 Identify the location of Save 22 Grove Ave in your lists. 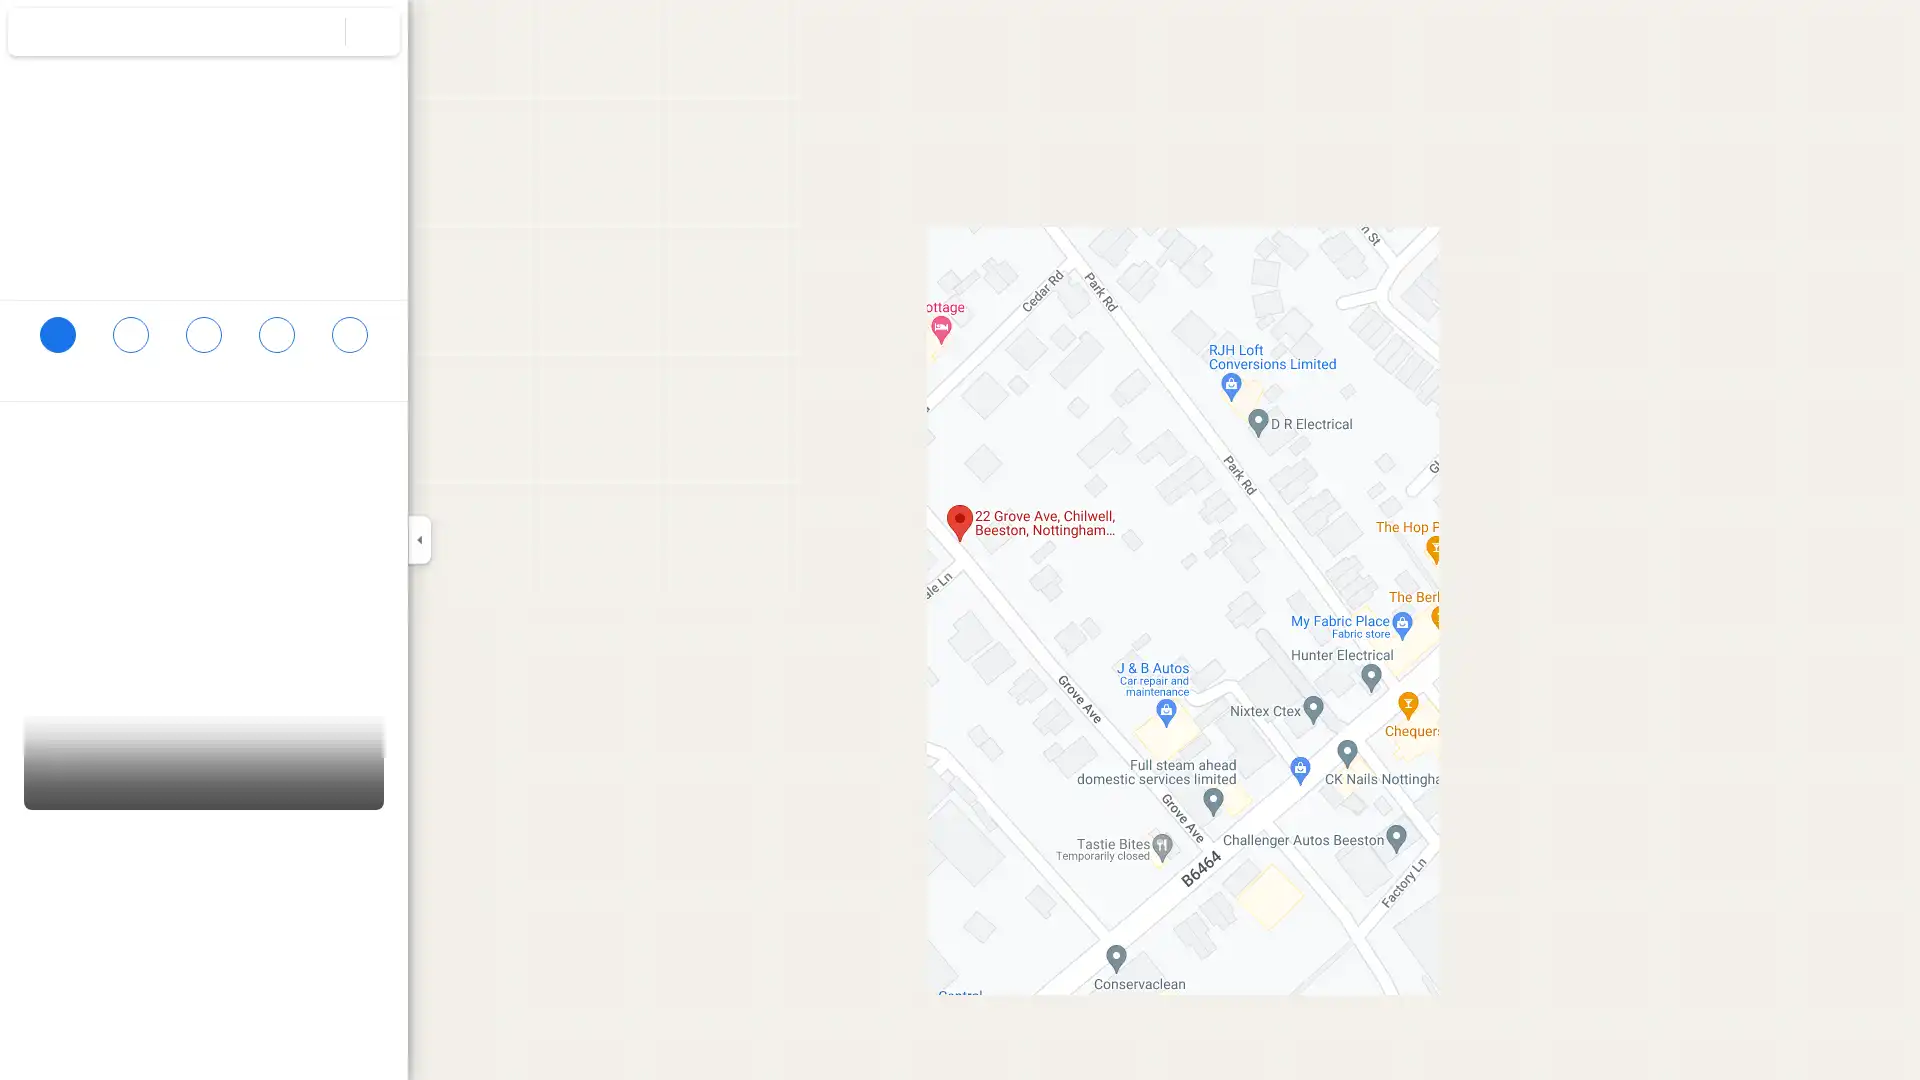
(129, 342).